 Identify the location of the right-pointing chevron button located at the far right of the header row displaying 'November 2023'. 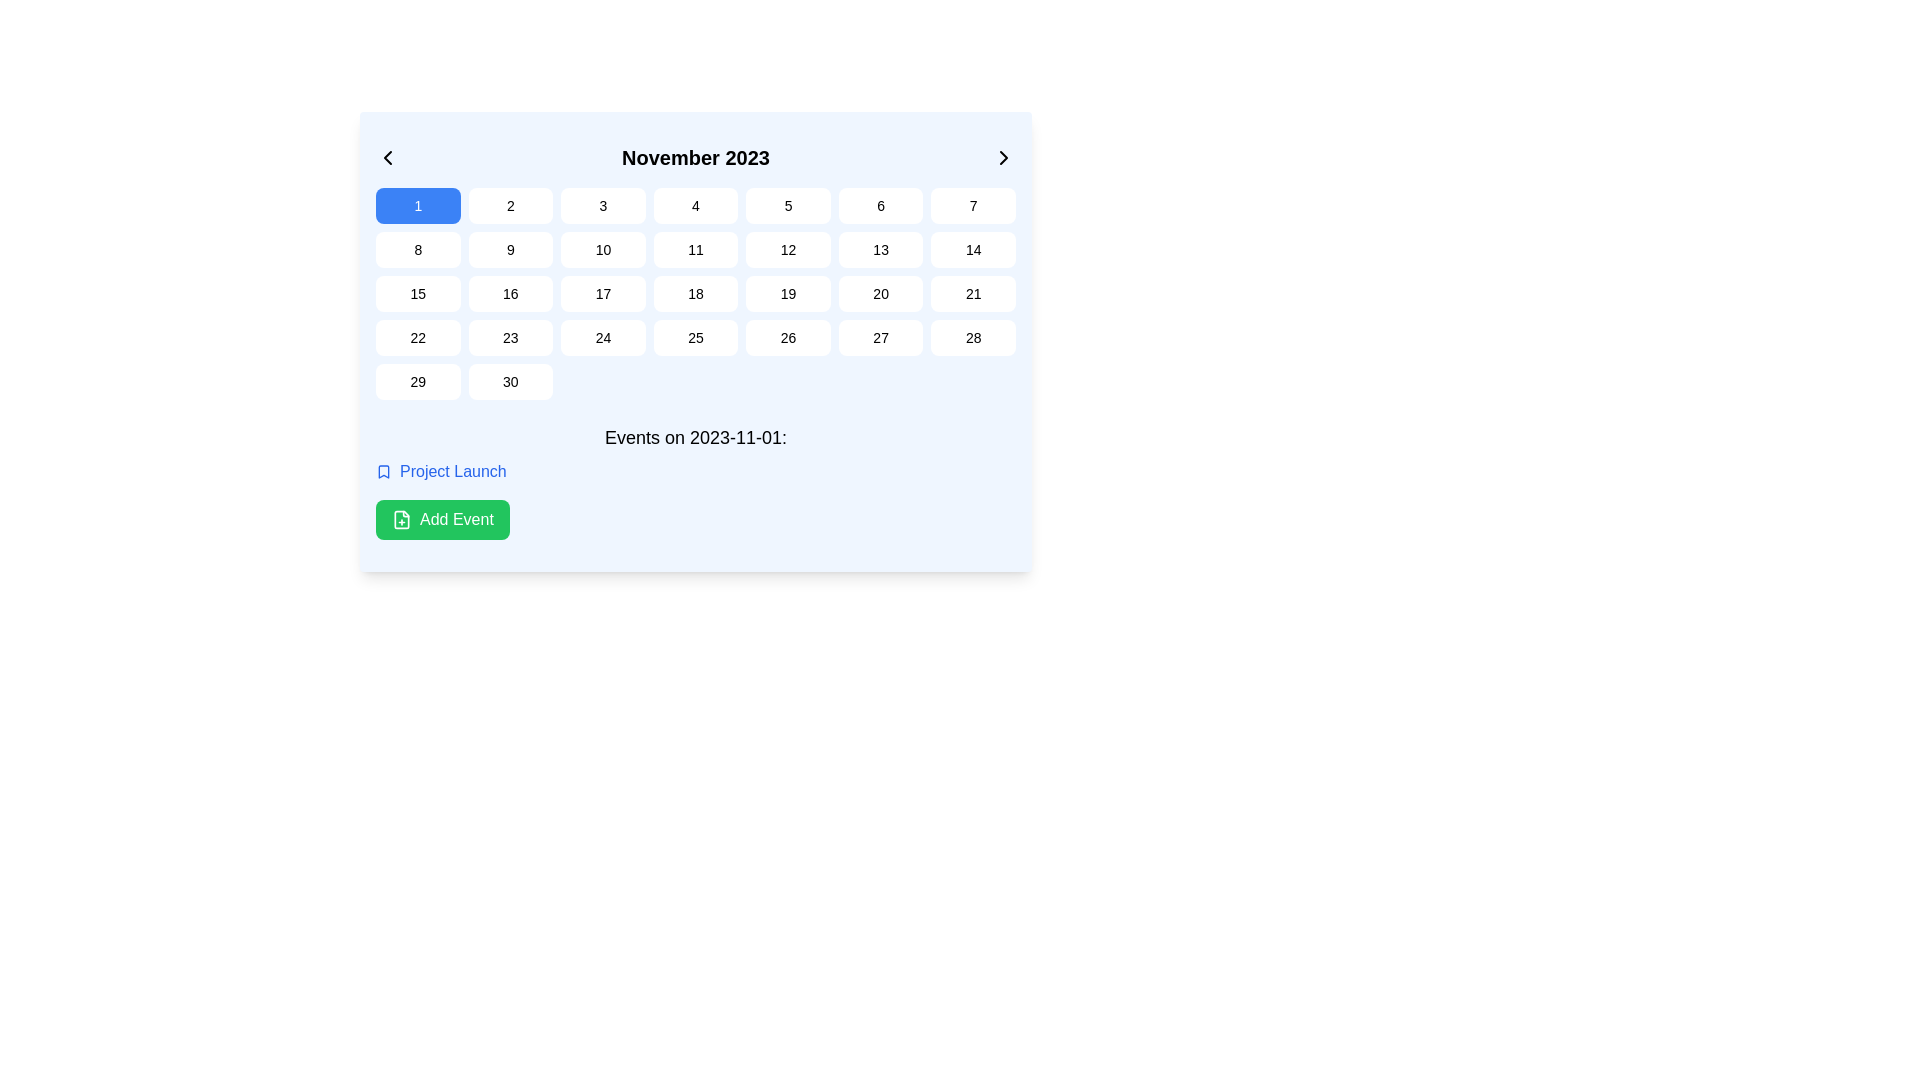
(1003, 157).